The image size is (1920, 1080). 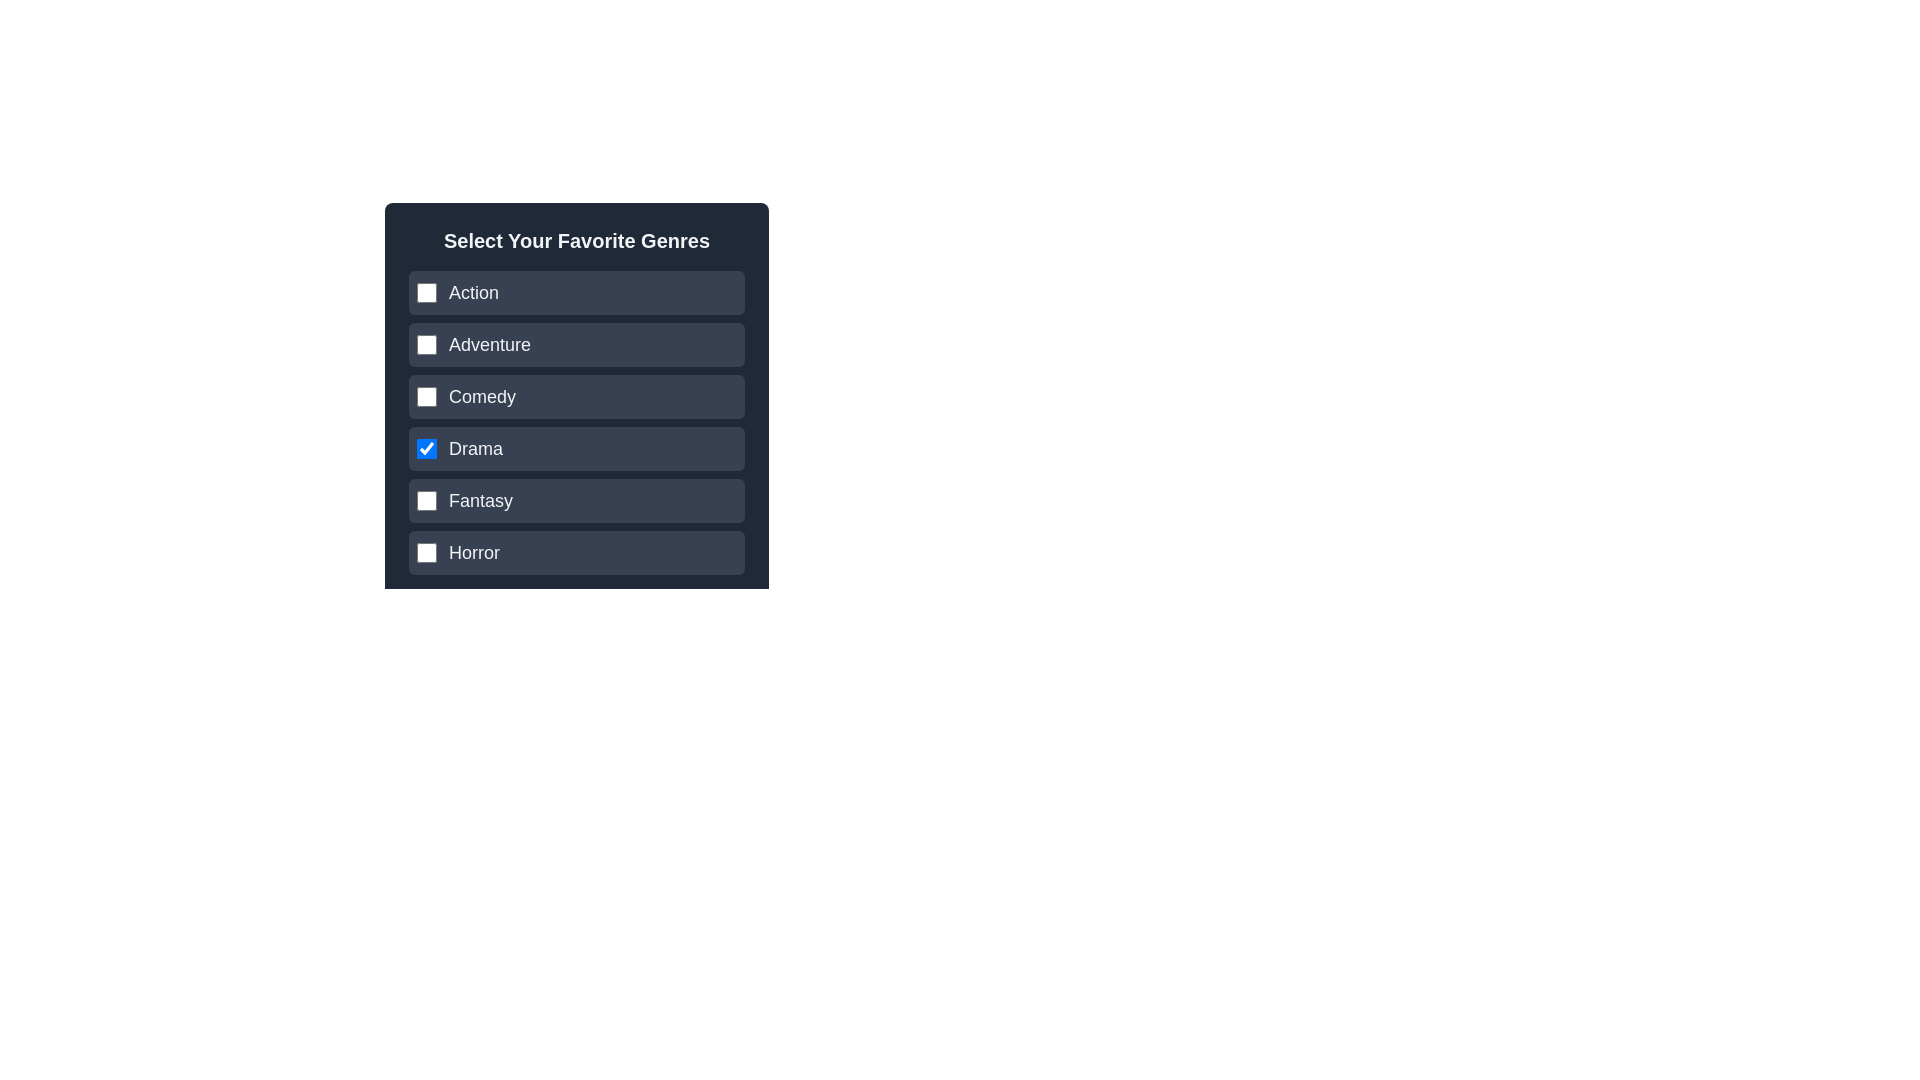 I want to click on the checkbox, so click(x=575, y=397).